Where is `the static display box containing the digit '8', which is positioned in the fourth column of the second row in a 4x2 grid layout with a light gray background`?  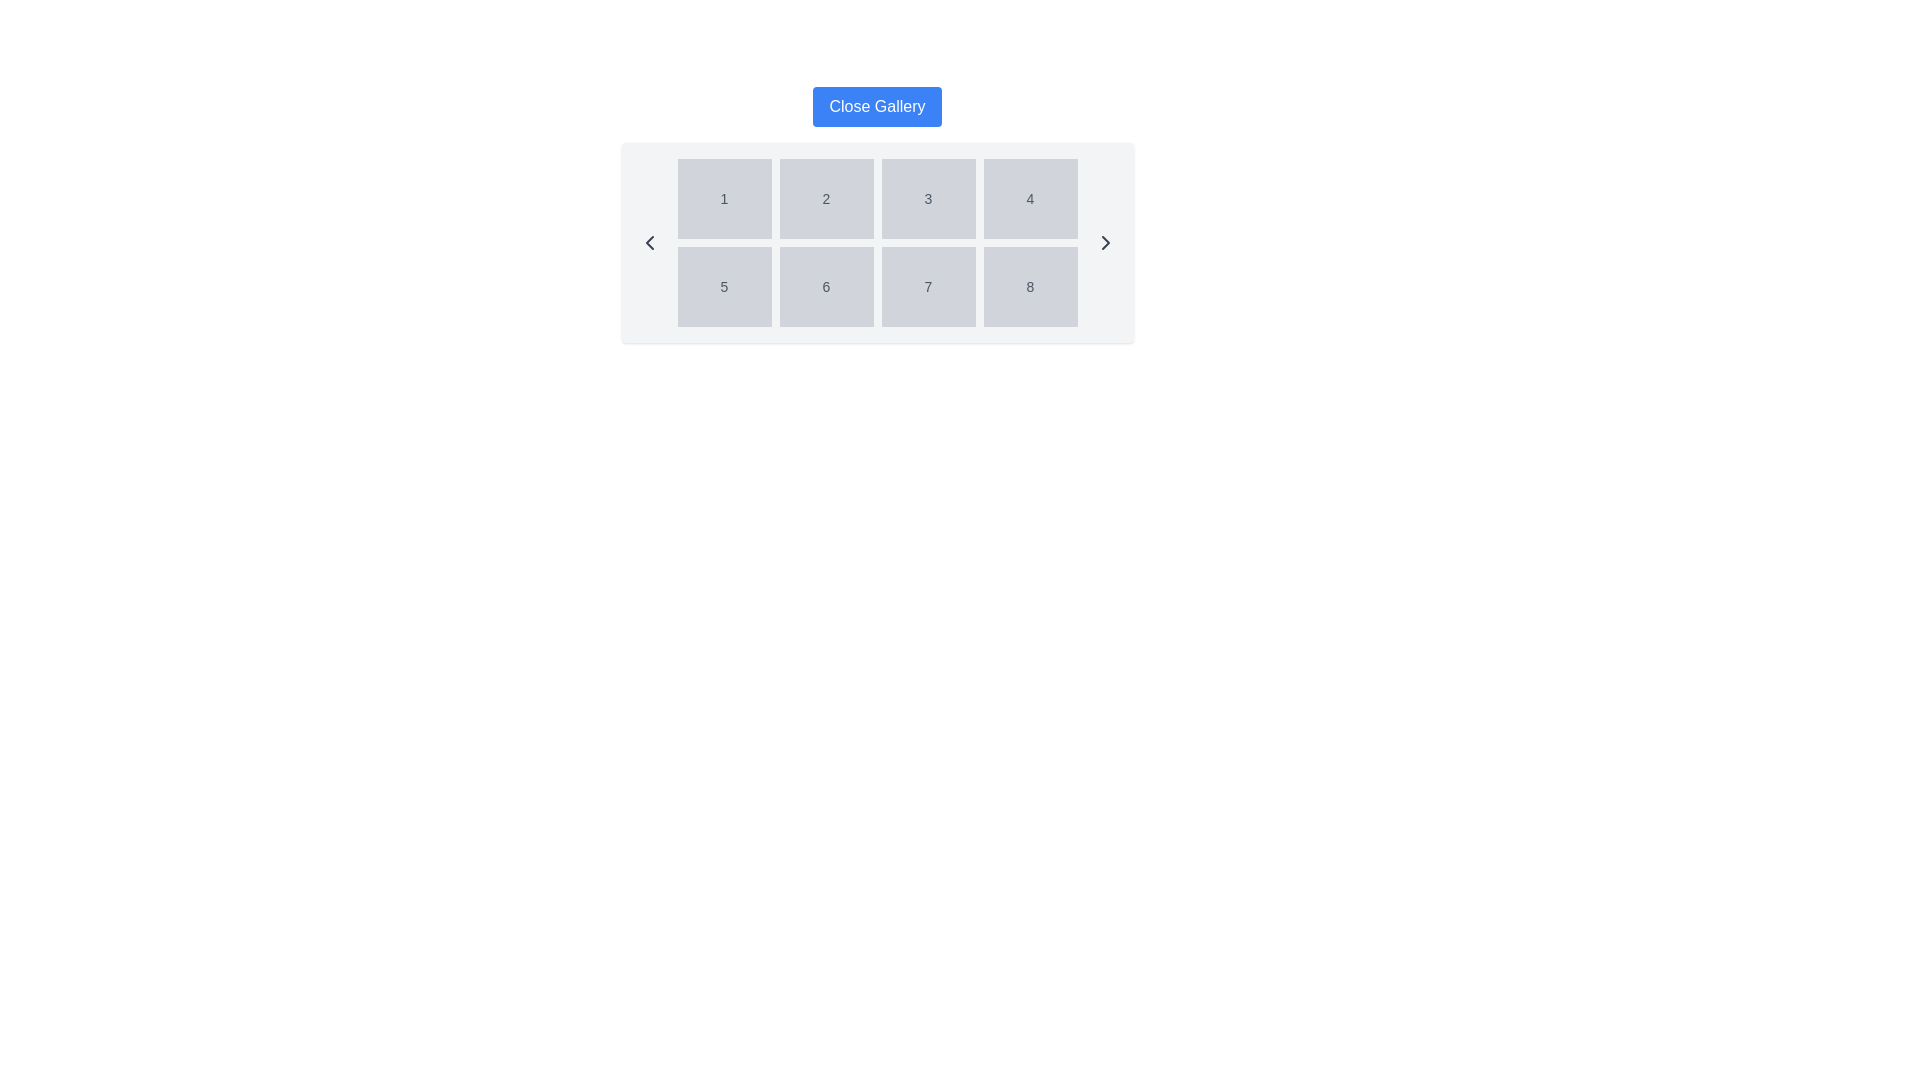 the static display box containing the digit '8', which is positioned in the fourth column of the second row in a 4x2 grid layout with a light gray background is located at coordinates (1030, 286).